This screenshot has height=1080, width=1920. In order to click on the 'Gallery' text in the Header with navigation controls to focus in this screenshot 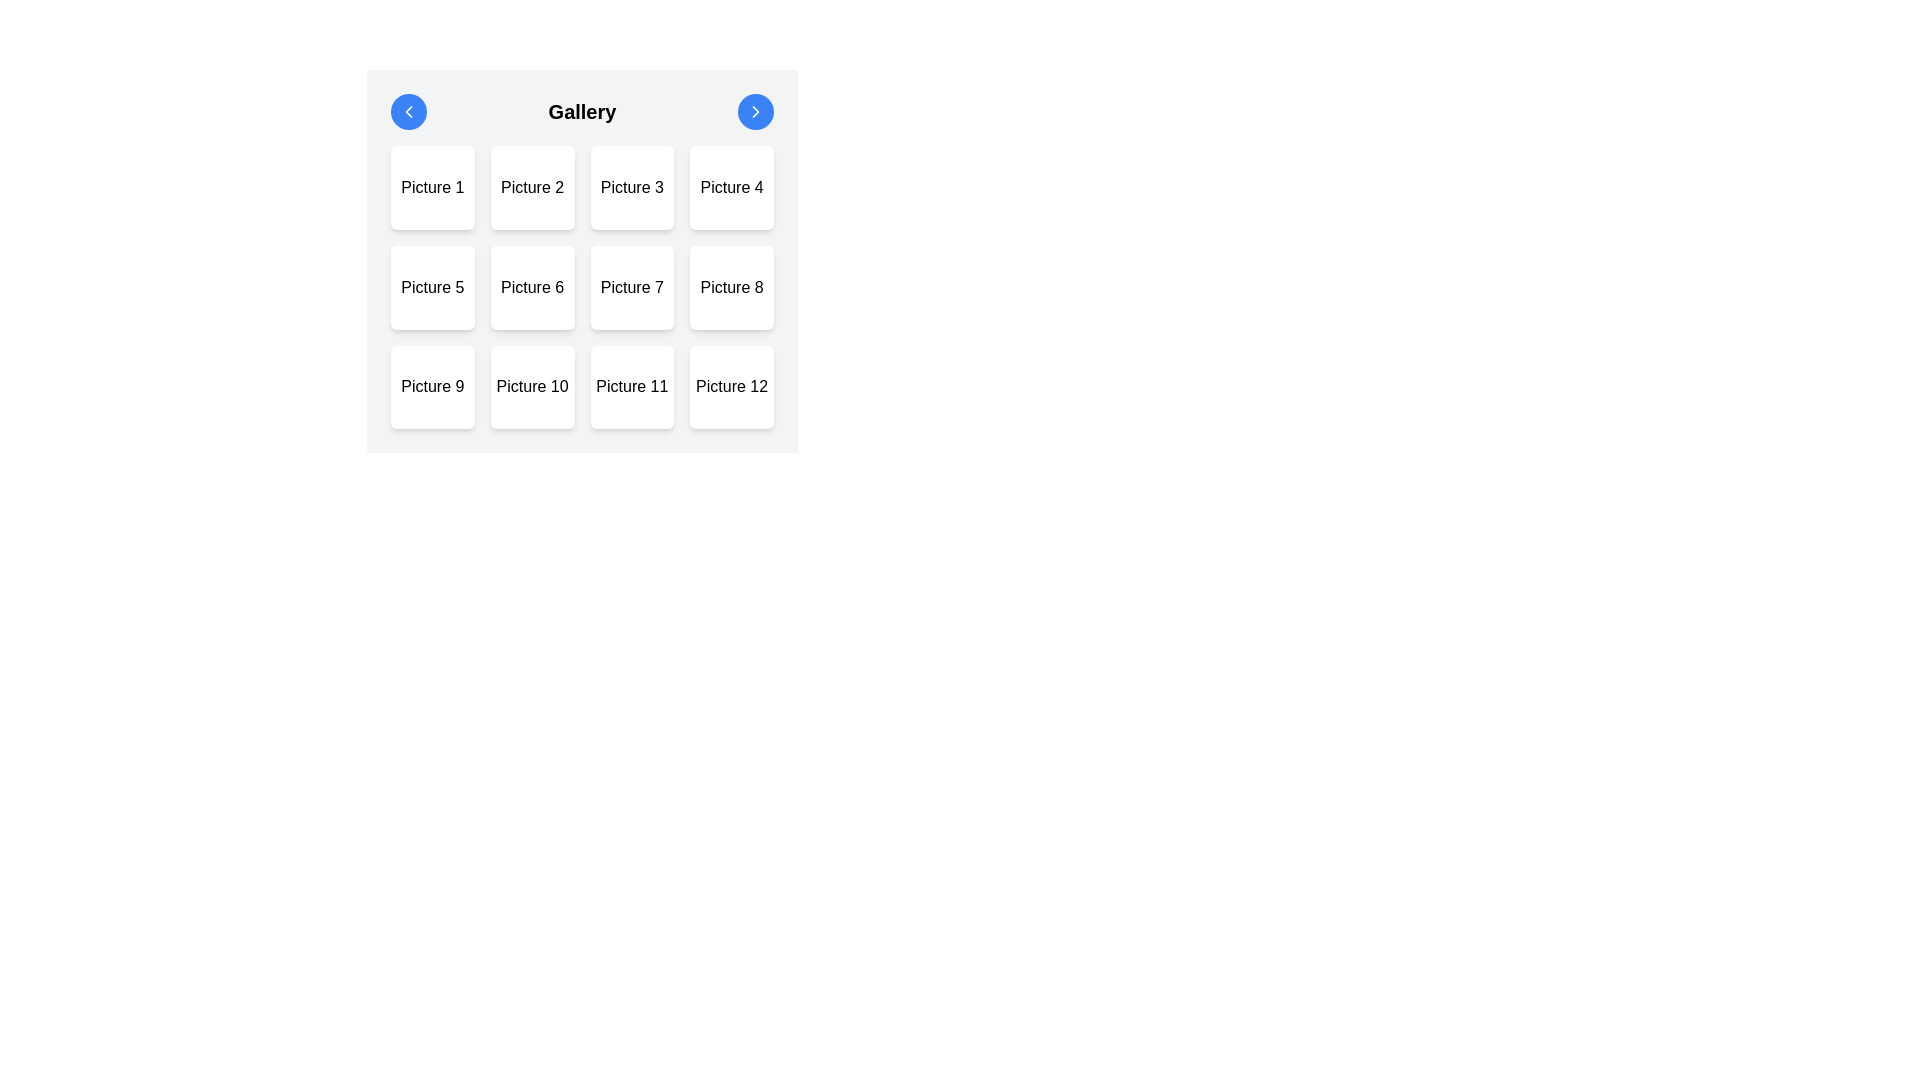, I will do `click(581, 111)`.